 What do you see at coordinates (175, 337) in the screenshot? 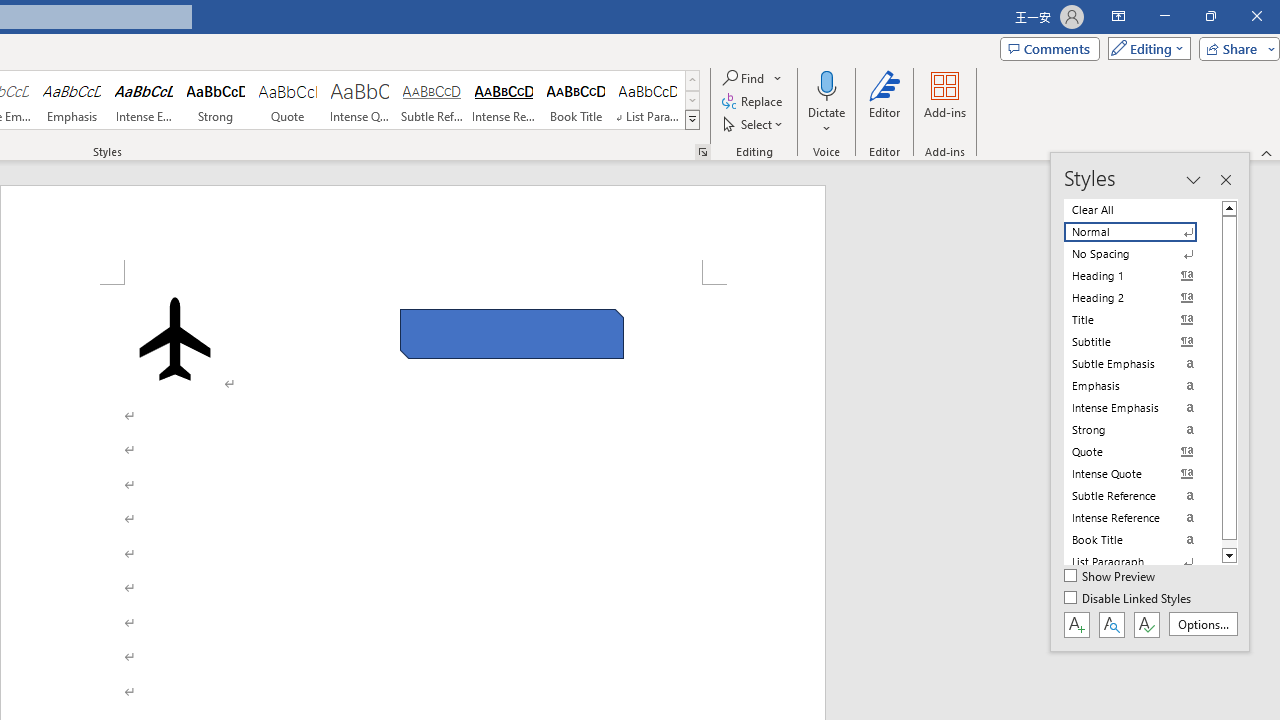
I see `'Airplane with solid fill'` at bounding box center [175, 337].